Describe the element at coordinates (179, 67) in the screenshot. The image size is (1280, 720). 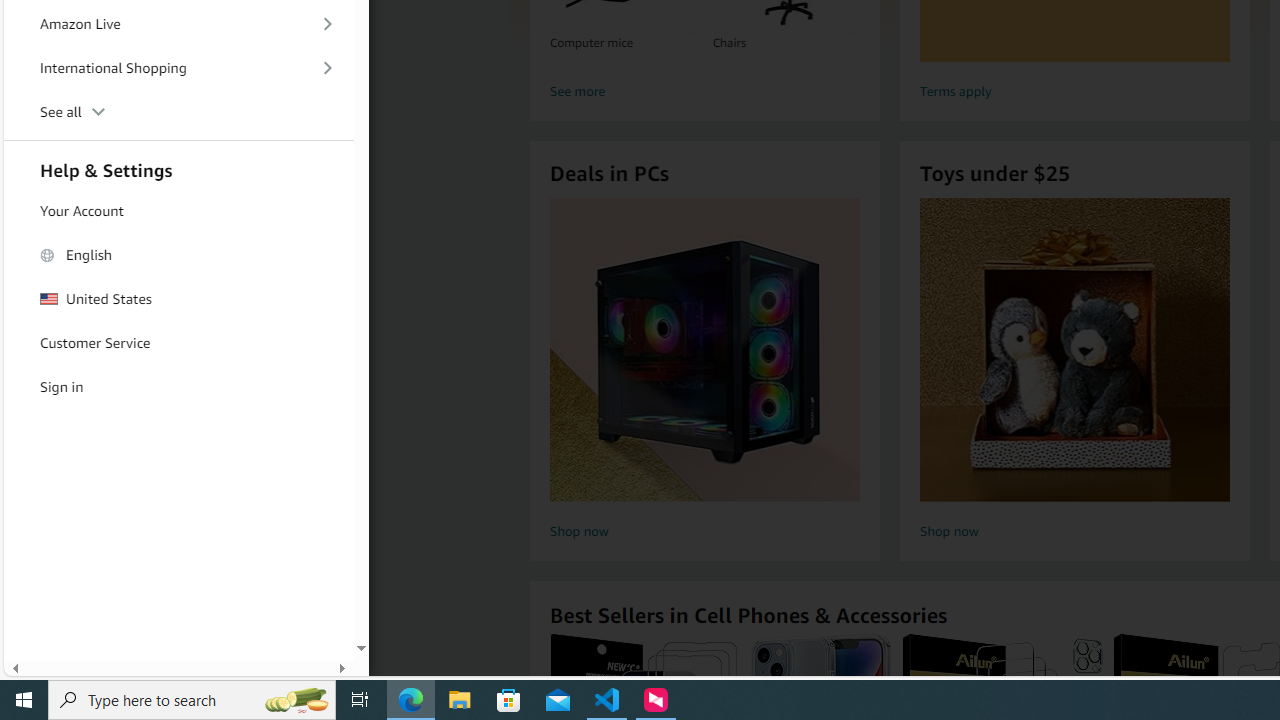
I see `'International Shopping'` at that location.